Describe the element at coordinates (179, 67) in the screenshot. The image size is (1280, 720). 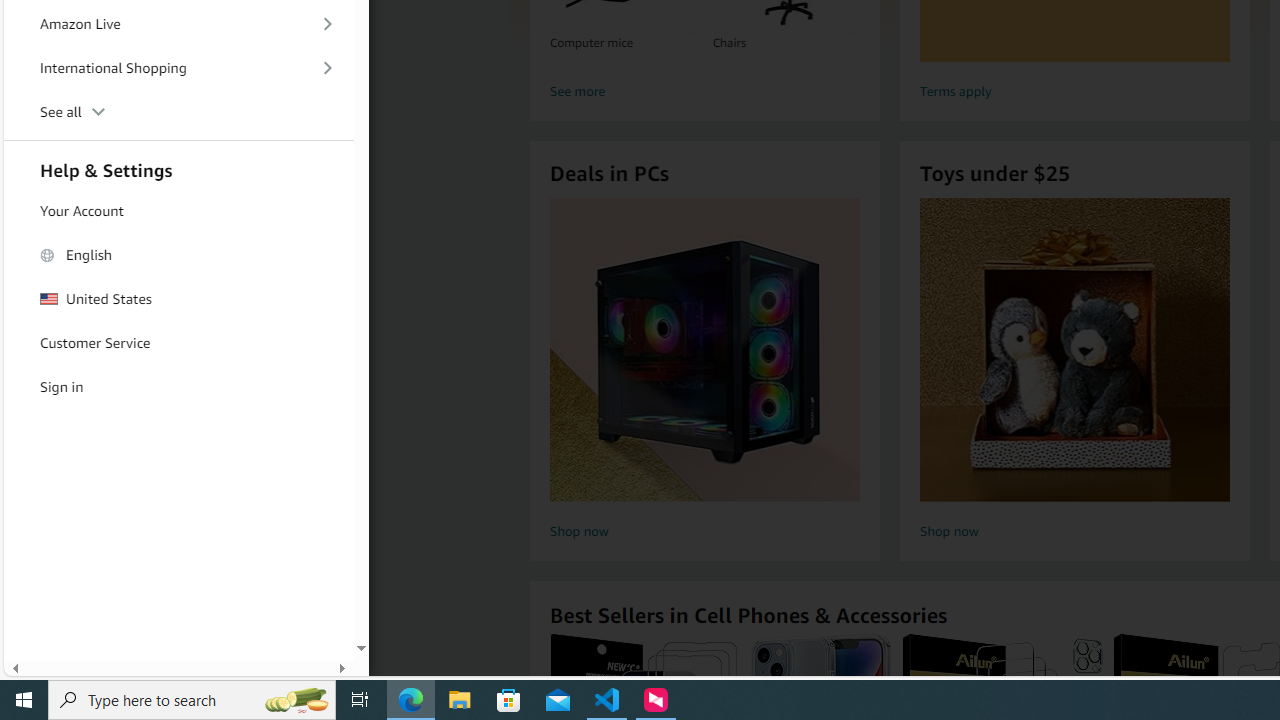
I see `'International Shopping'` at that location.